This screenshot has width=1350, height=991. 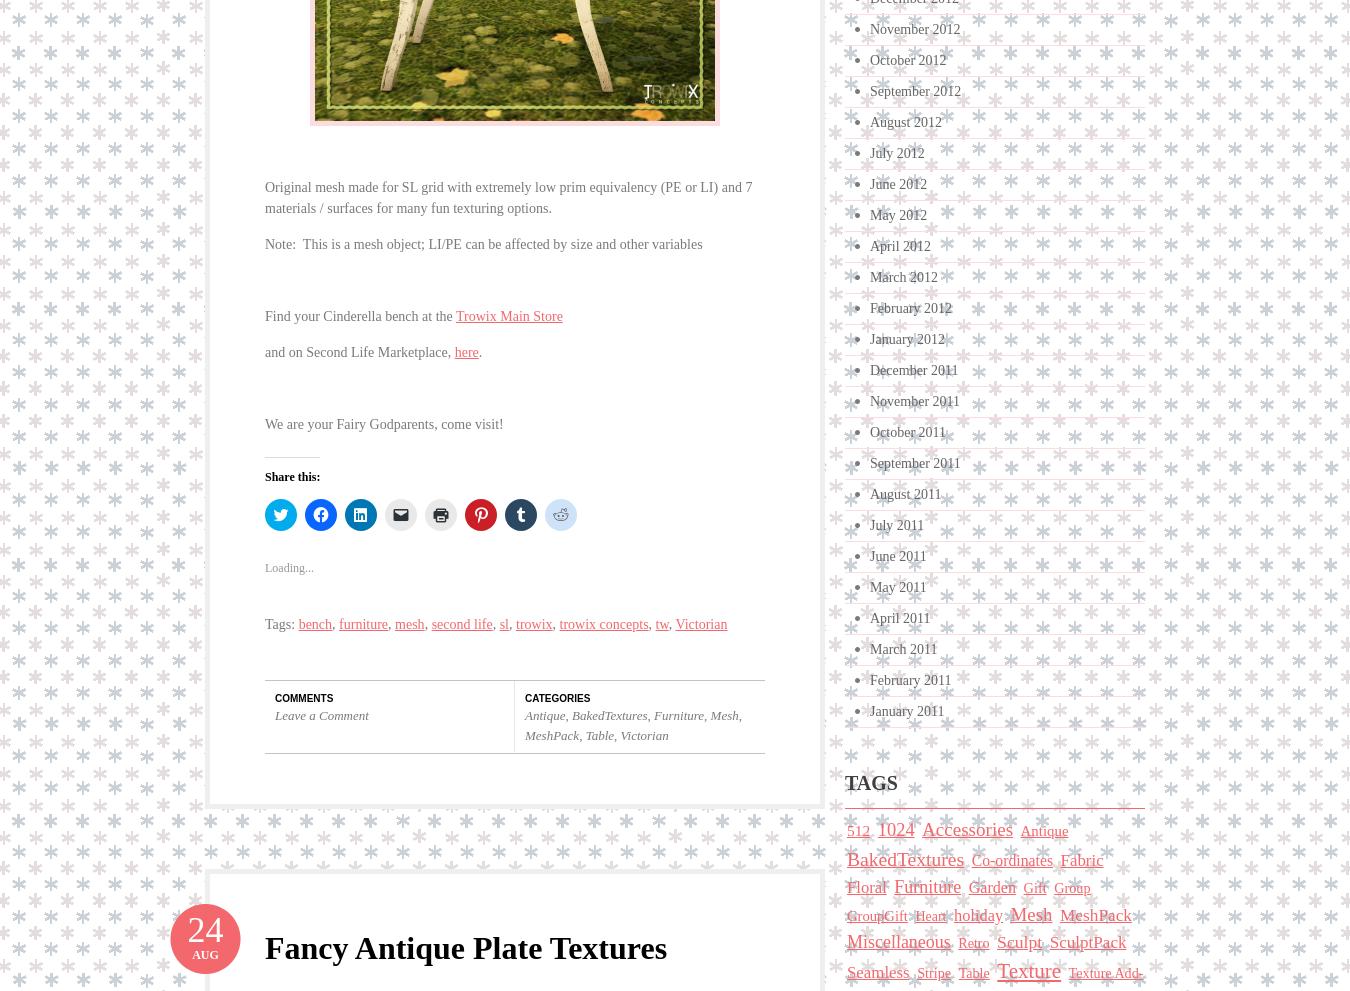 I want to click on 'furniture', so click(x=363, y=619).